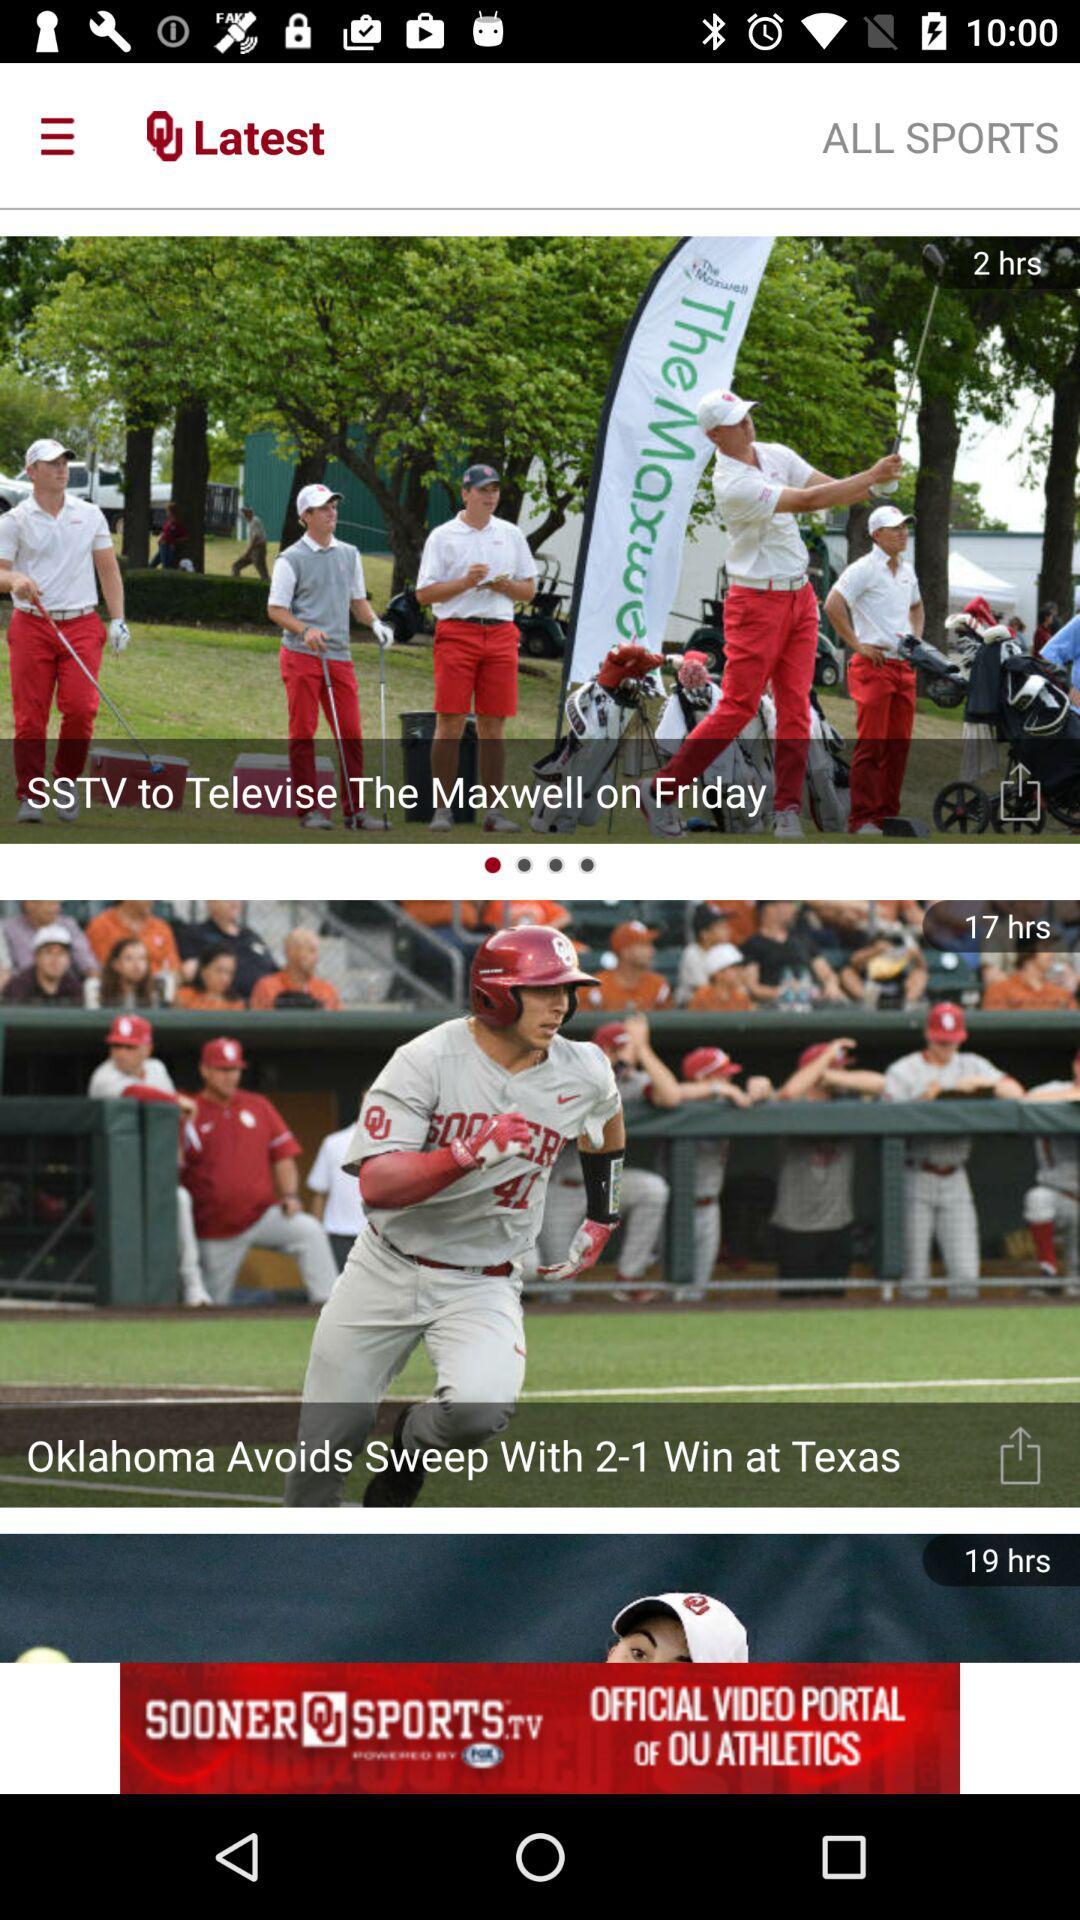 The image size is (1080, 1920). I want to click on show options, so click(1020, 790).